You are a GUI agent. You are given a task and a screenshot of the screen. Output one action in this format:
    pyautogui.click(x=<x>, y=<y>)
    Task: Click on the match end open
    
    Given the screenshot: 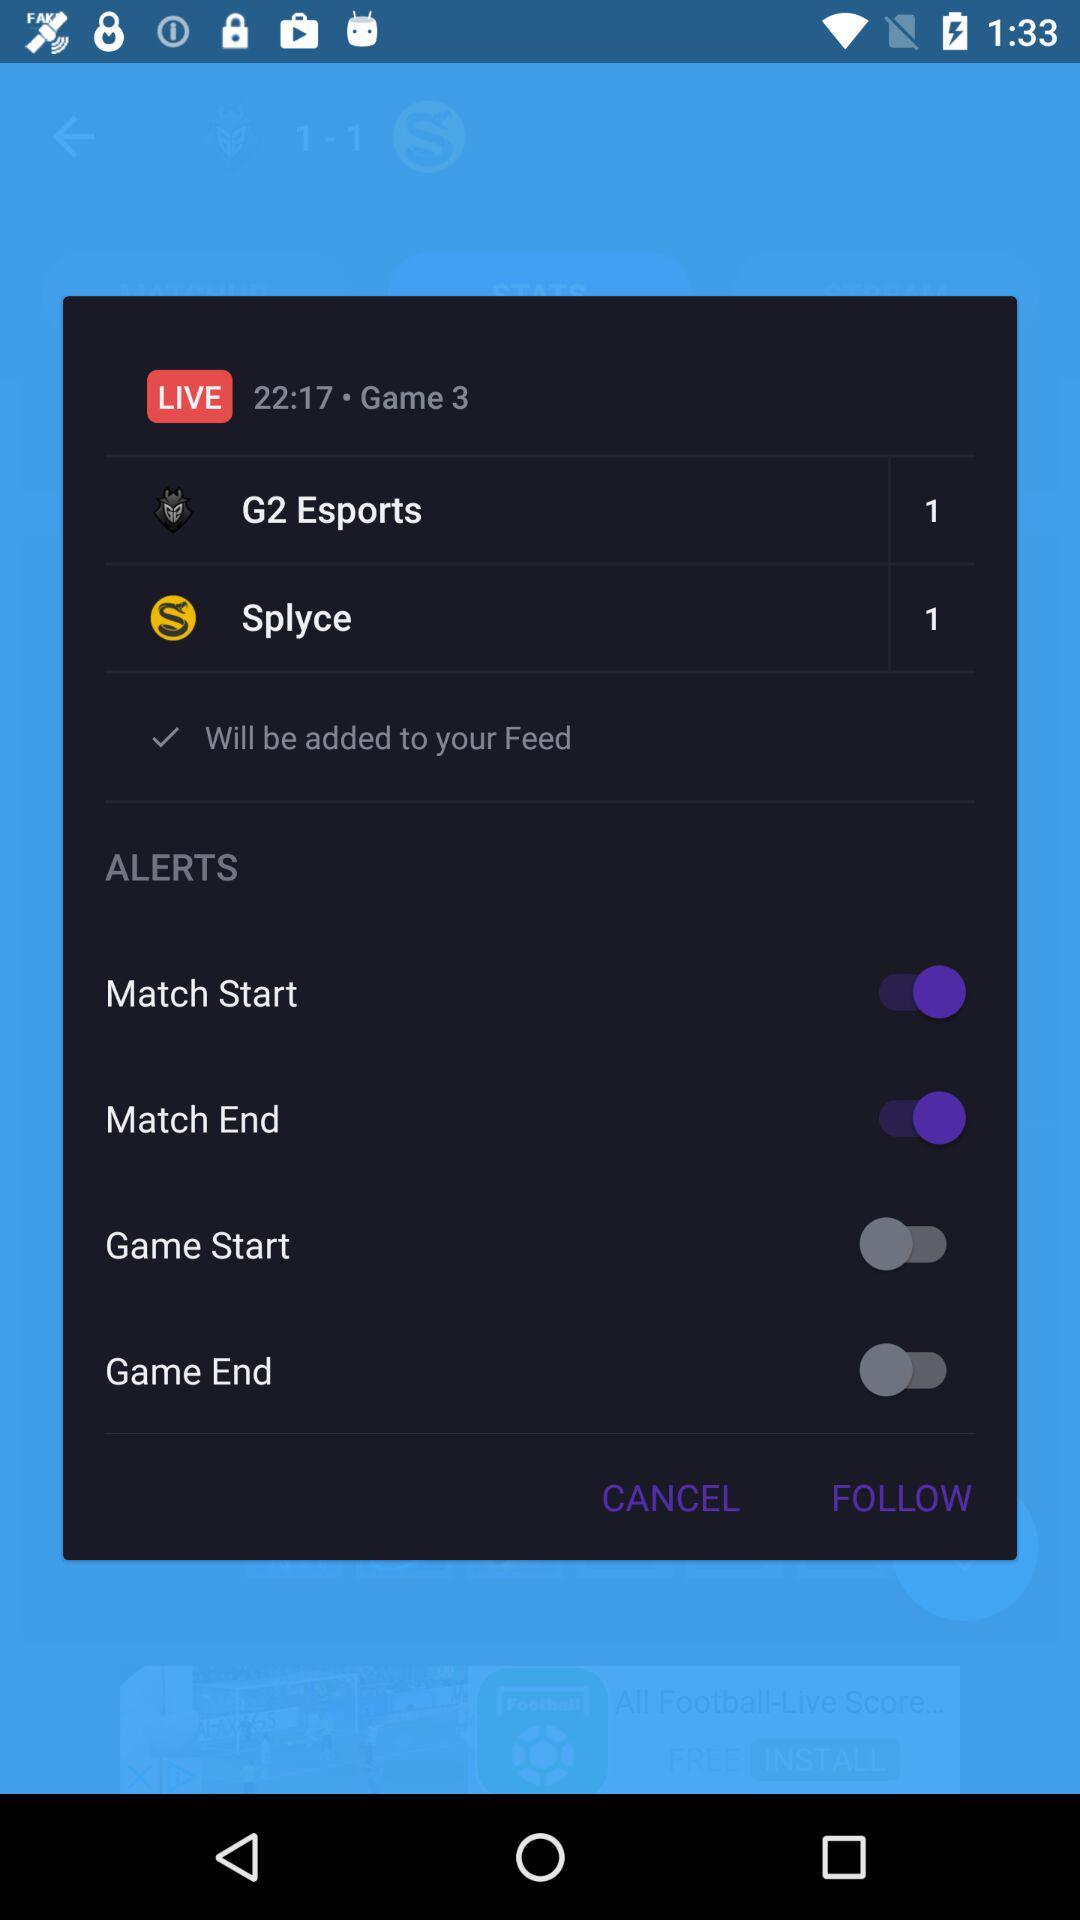 What is the action you would take?
    pyautogui.click(x=912, y=1116)
    